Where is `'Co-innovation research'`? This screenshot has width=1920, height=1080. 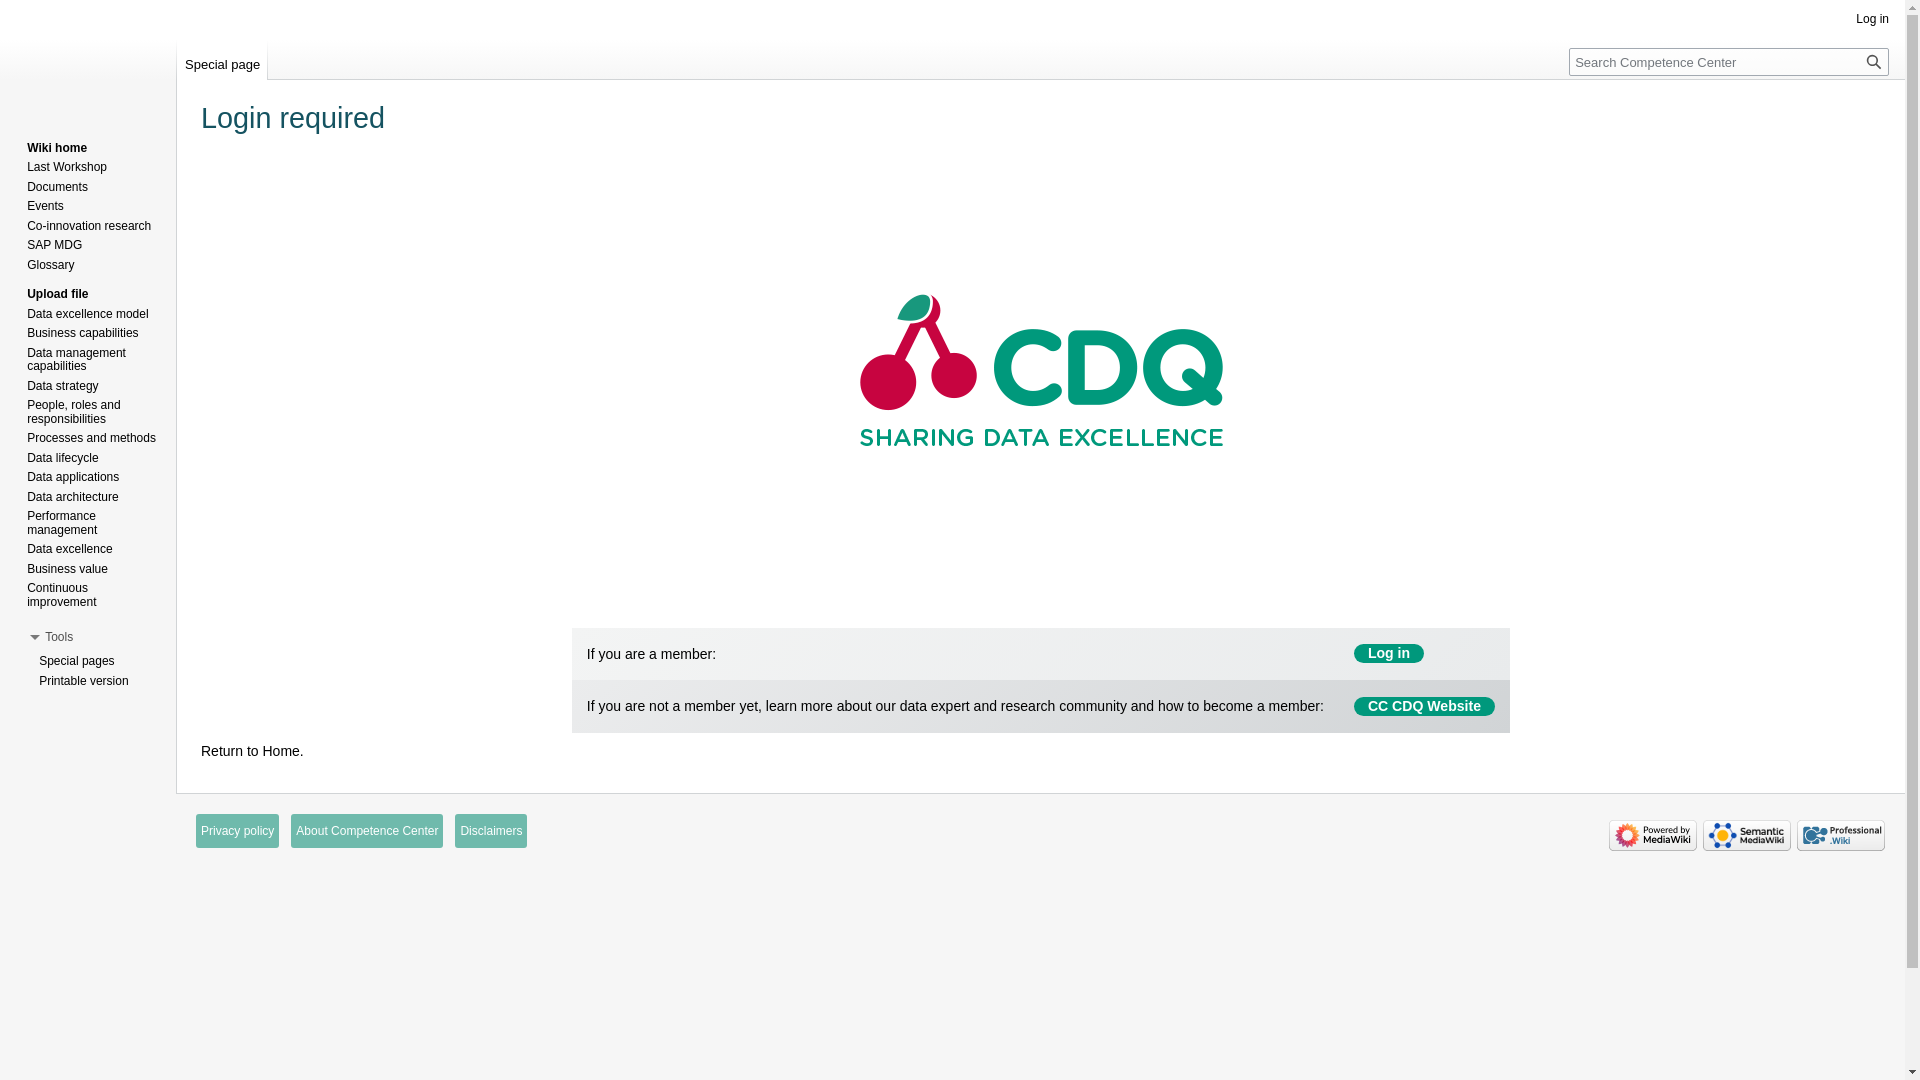 'Co-innovation research' is located at coordinates (88, 225).